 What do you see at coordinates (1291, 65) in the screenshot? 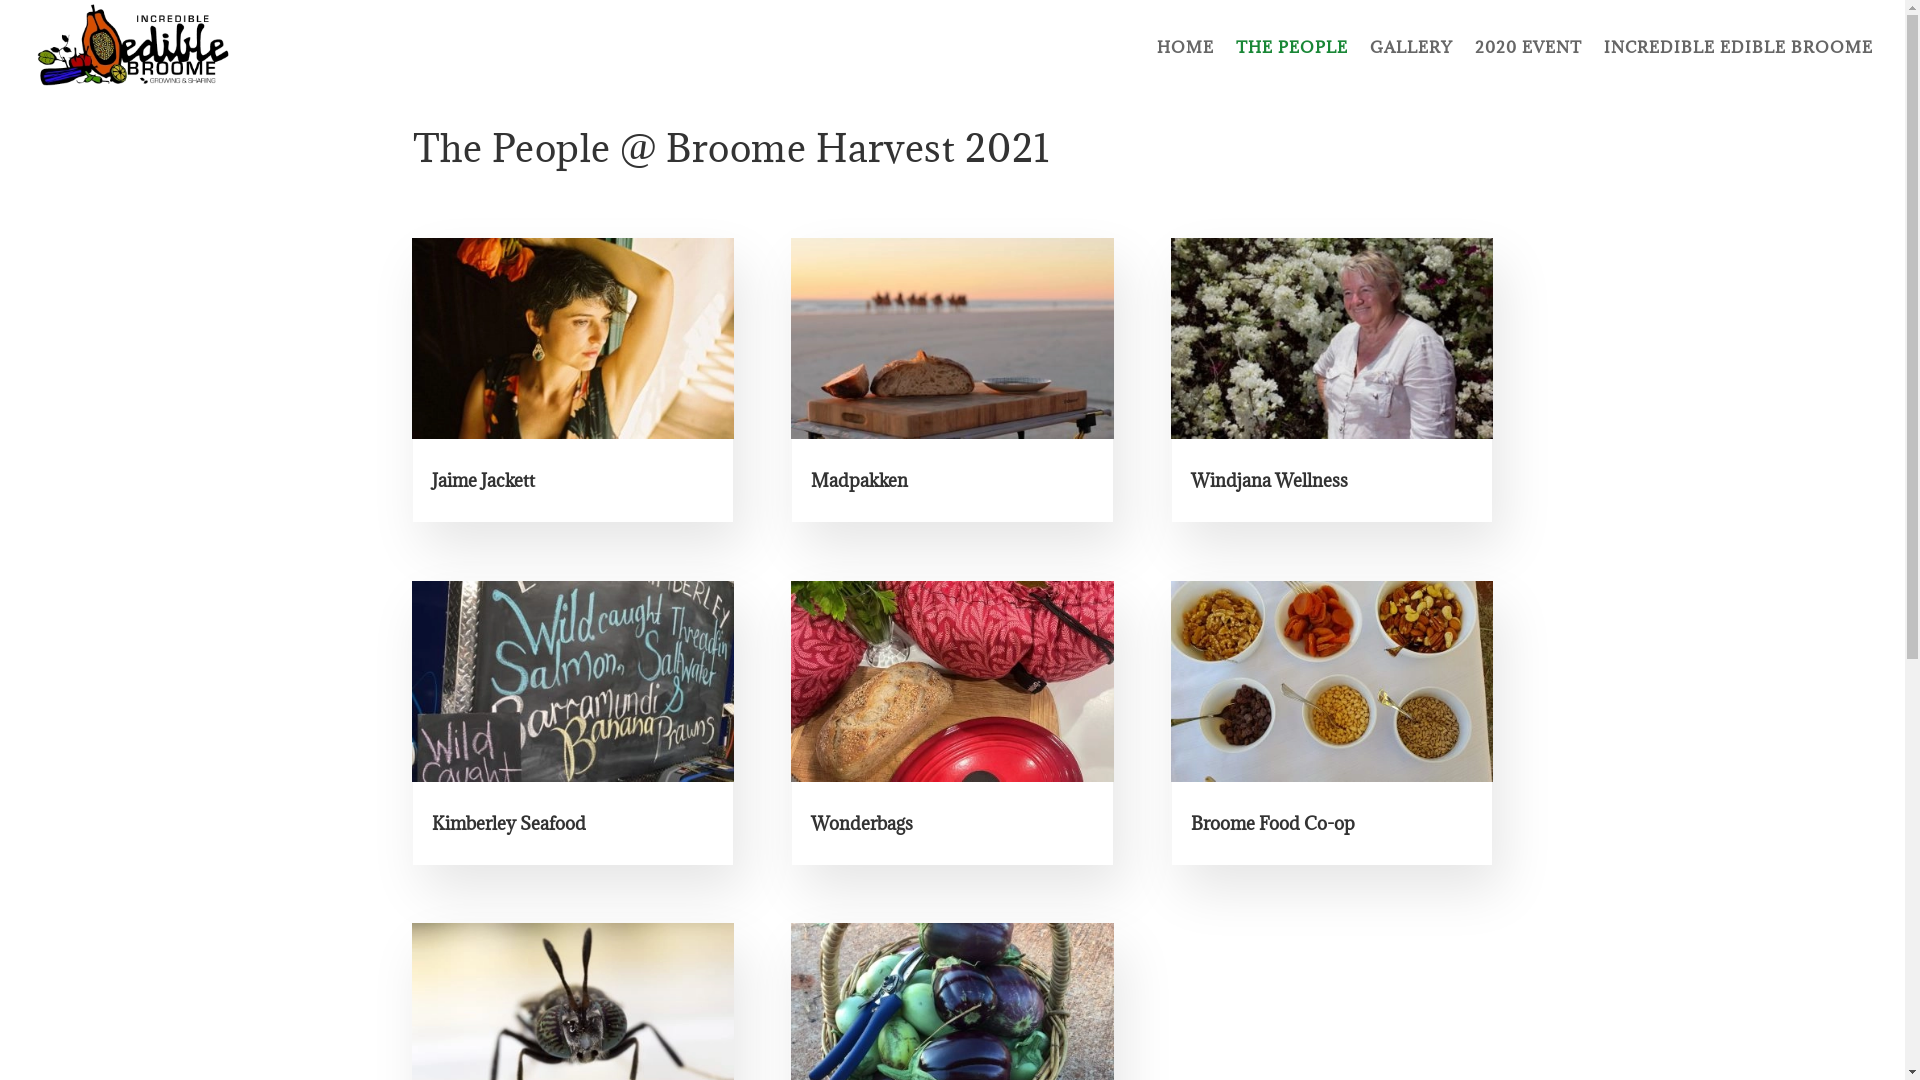
I see `'THE PEOPLE'` at bounding box center [1291, 65].